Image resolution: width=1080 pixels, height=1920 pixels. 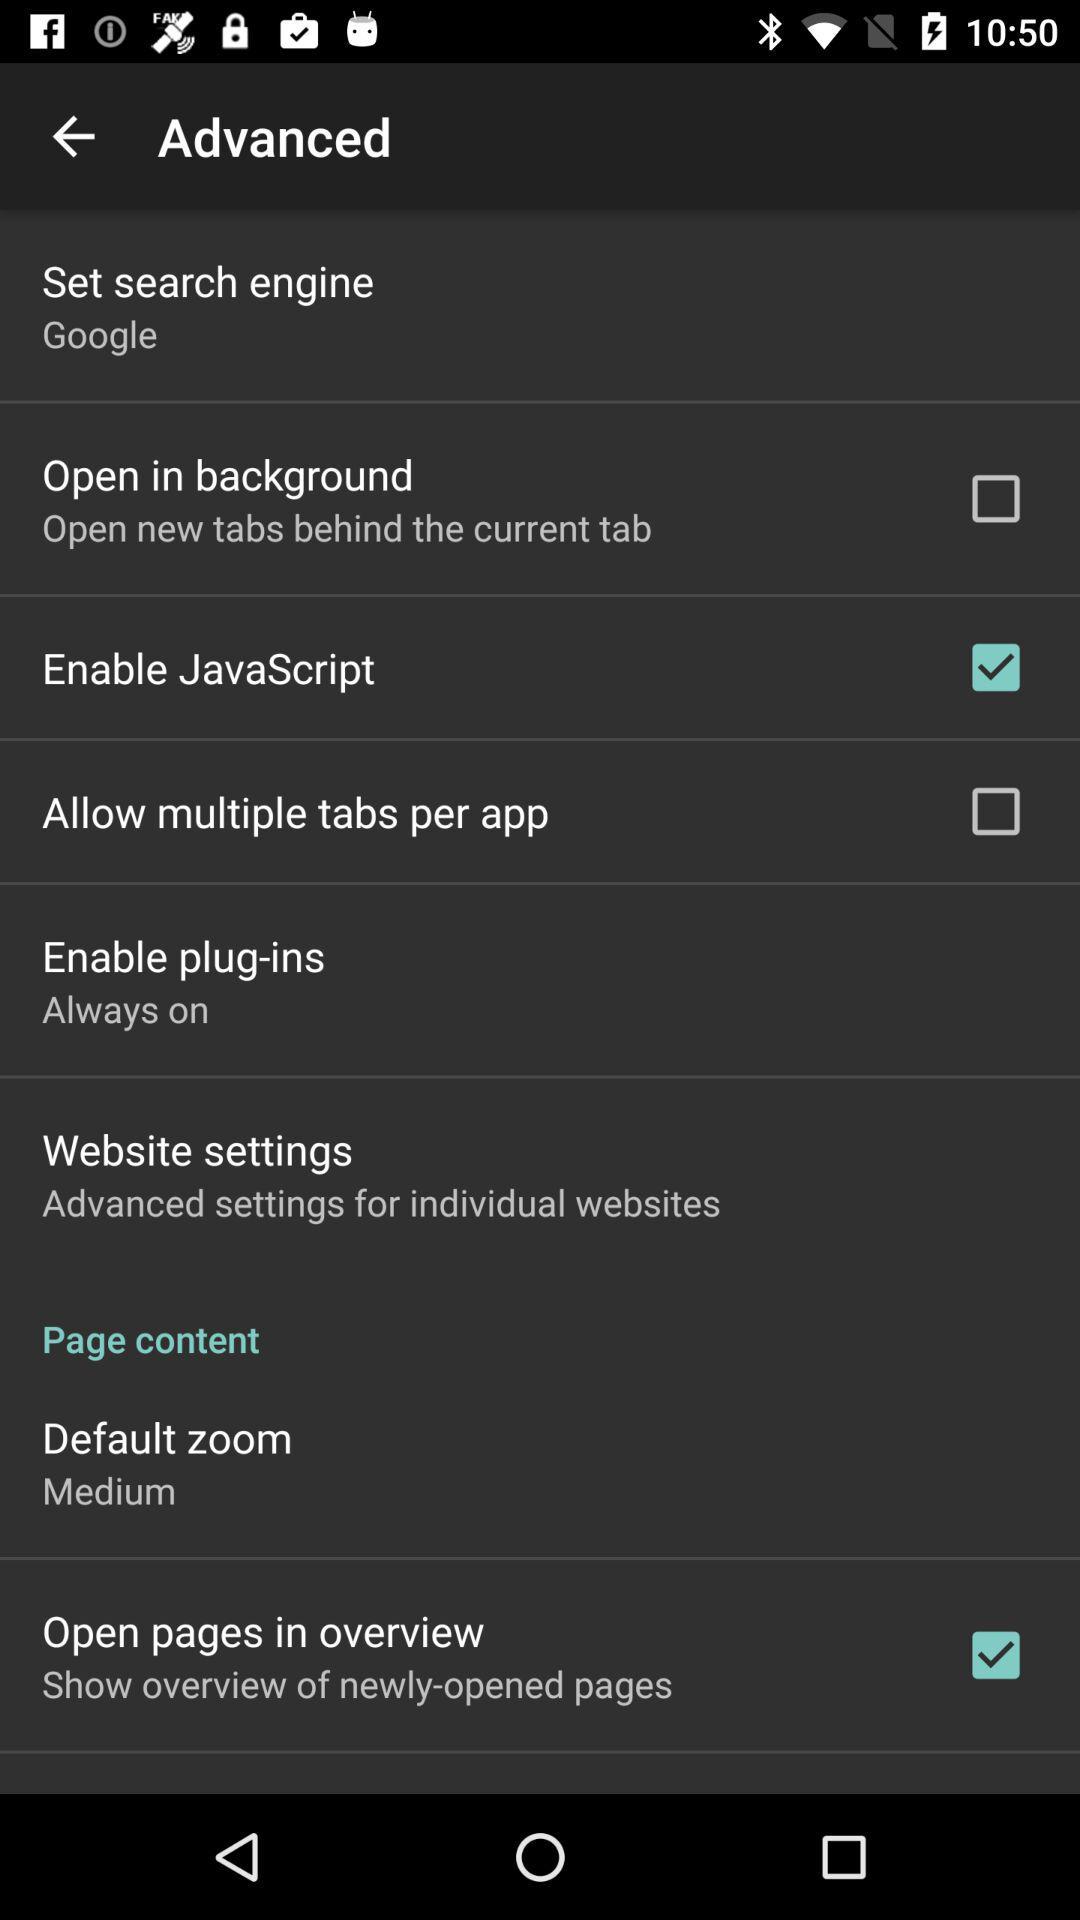 I want to click on always on, so click(x=125, y=1008).